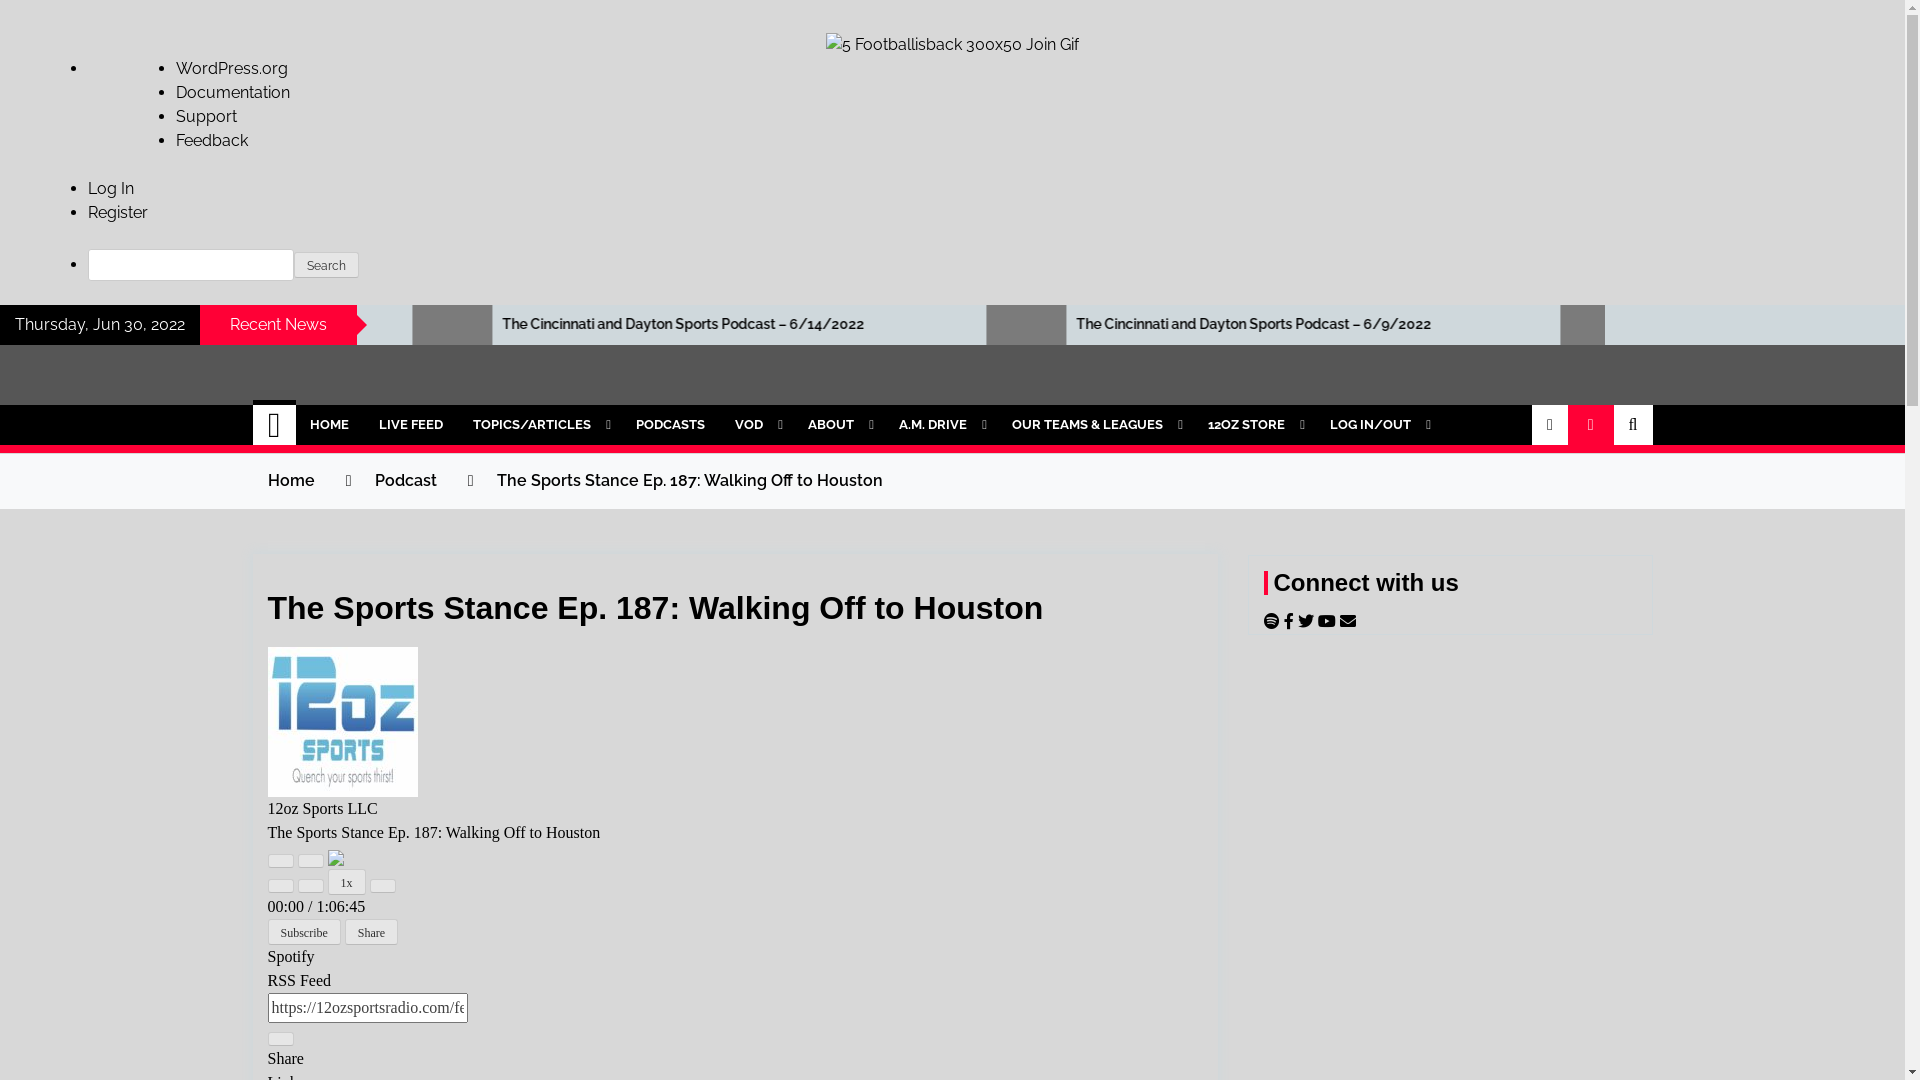 This screenshot has width=1920, height=1080. What do you see at coordinates (670, 423) in the screenshot?
I see `'PODCASTS'` at bounding box center [670, 423].